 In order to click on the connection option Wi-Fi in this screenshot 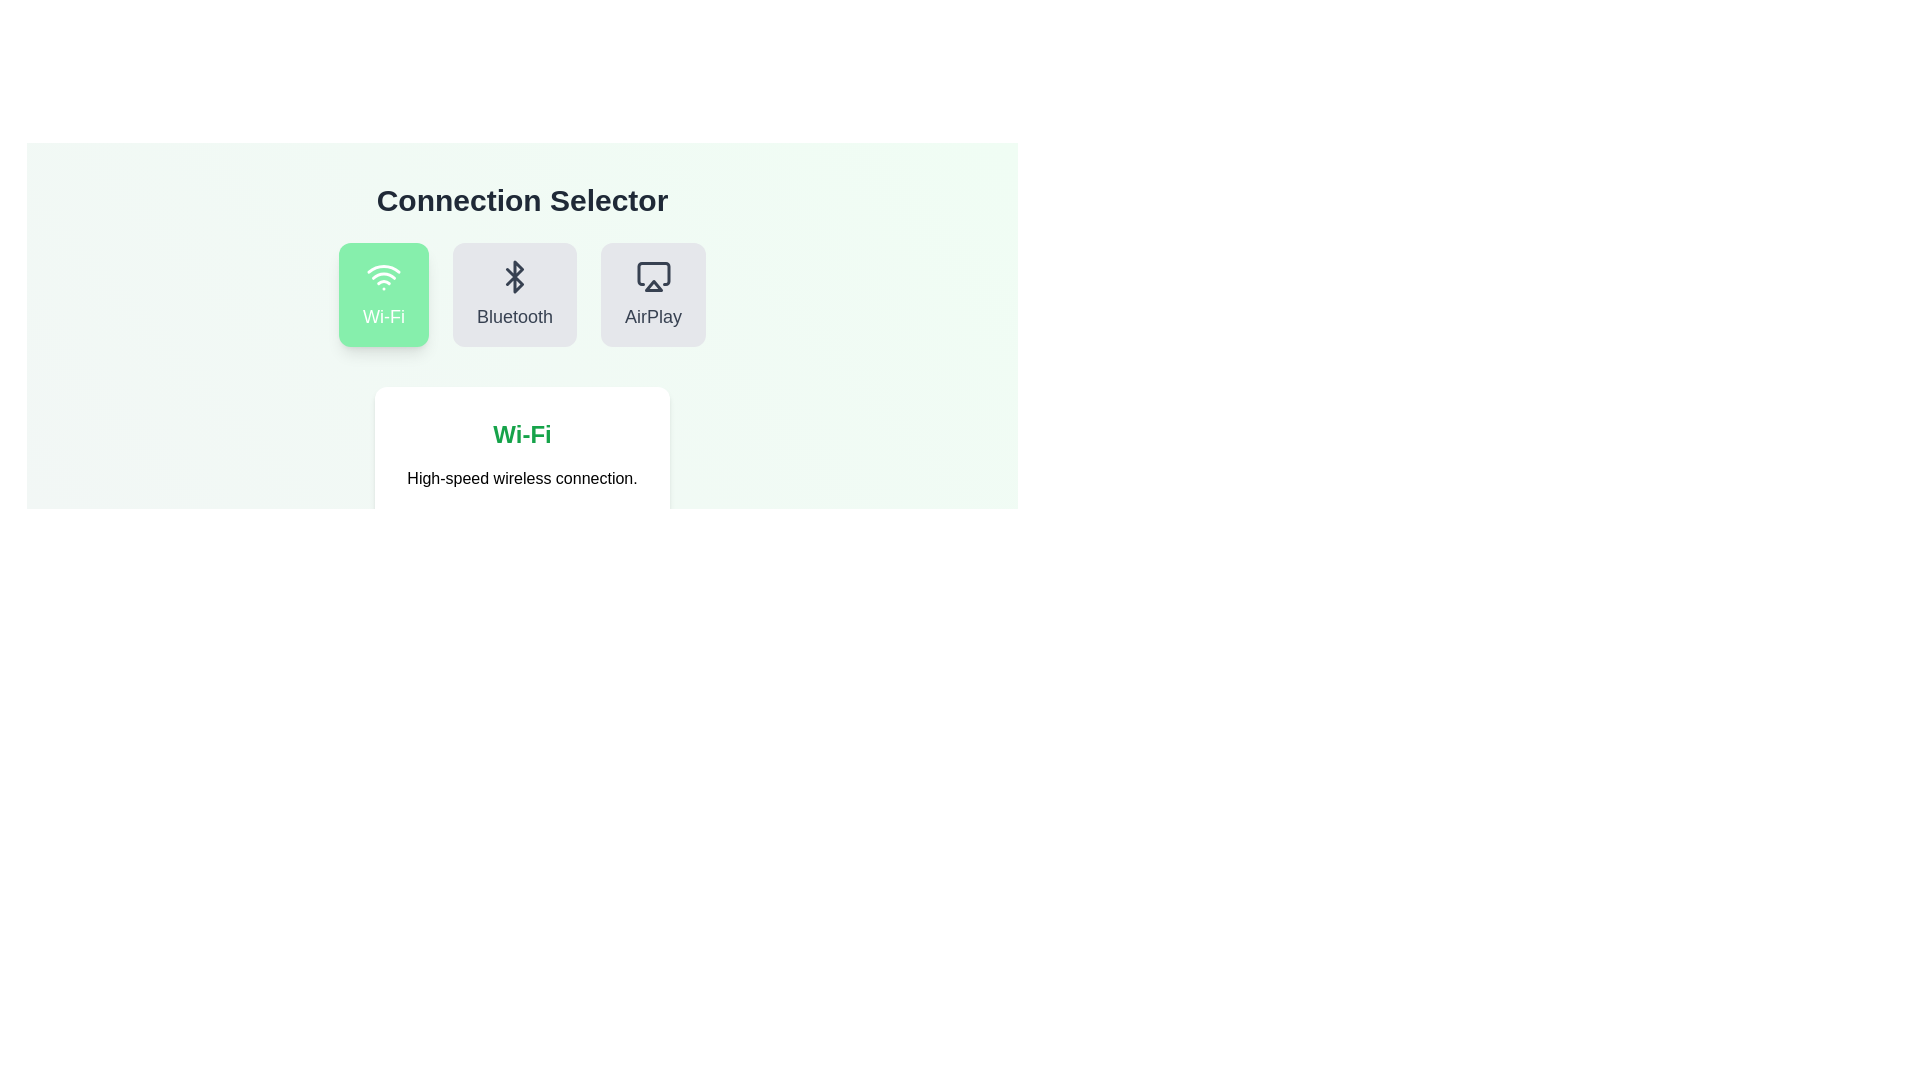, I will do `click(384, 294)`.